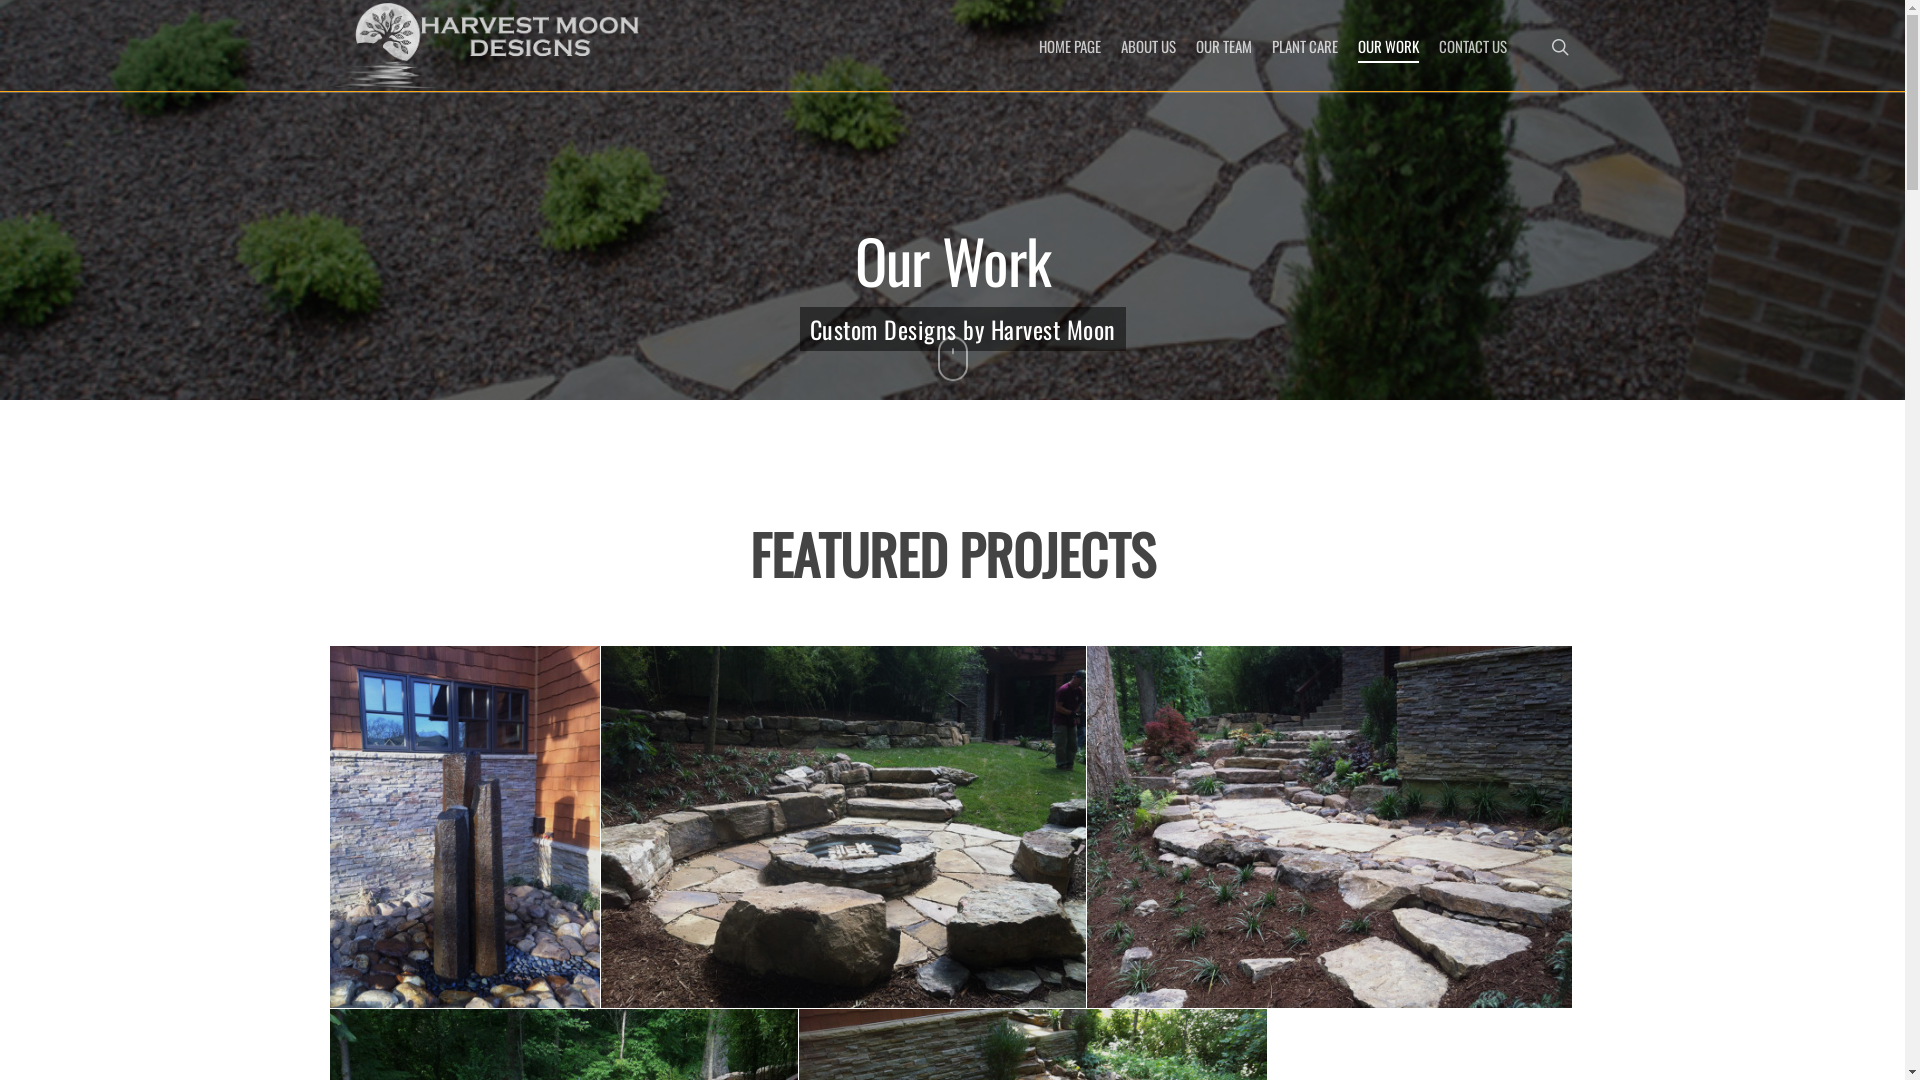 Image resolution: width=1920 pixels, height=1080 pixels. I want to click on 'OUR WORK', so click(1358, 45).